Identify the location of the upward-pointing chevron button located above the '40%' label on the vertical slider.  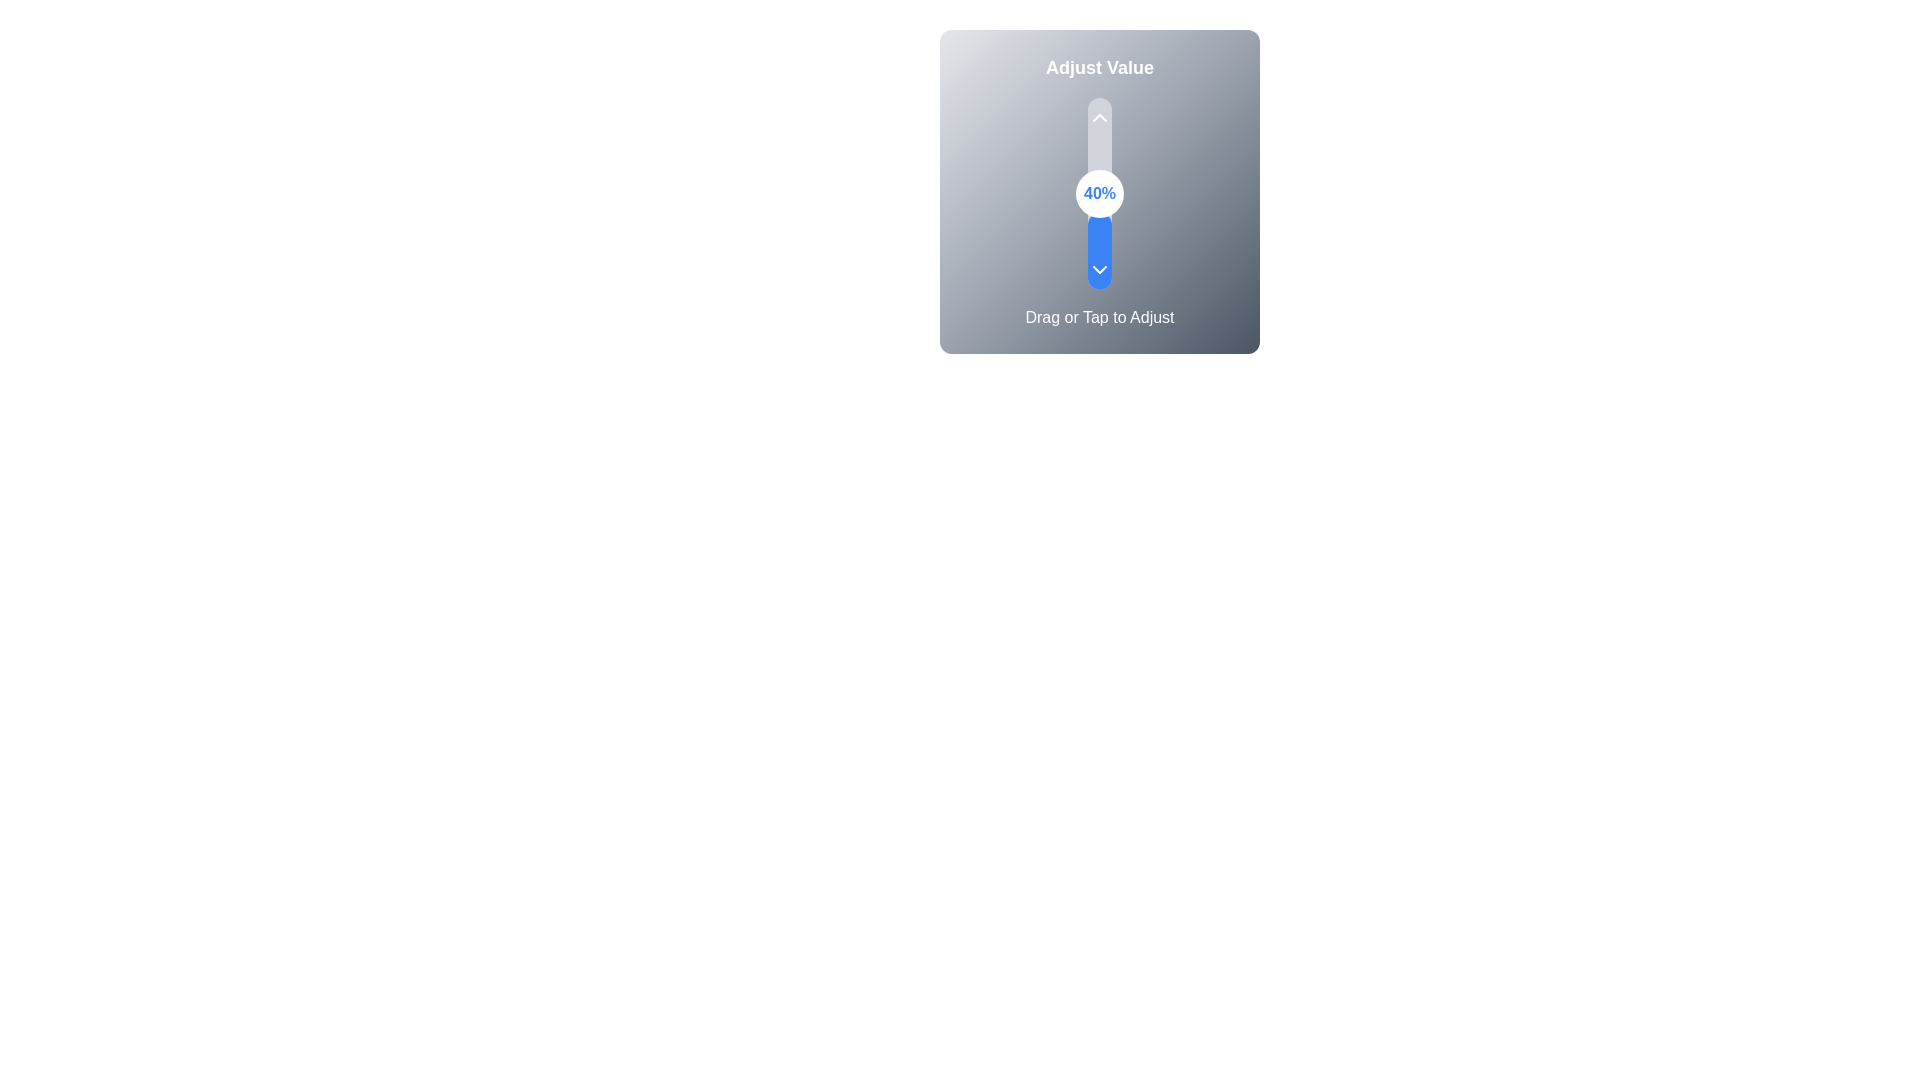
(1098, 118).